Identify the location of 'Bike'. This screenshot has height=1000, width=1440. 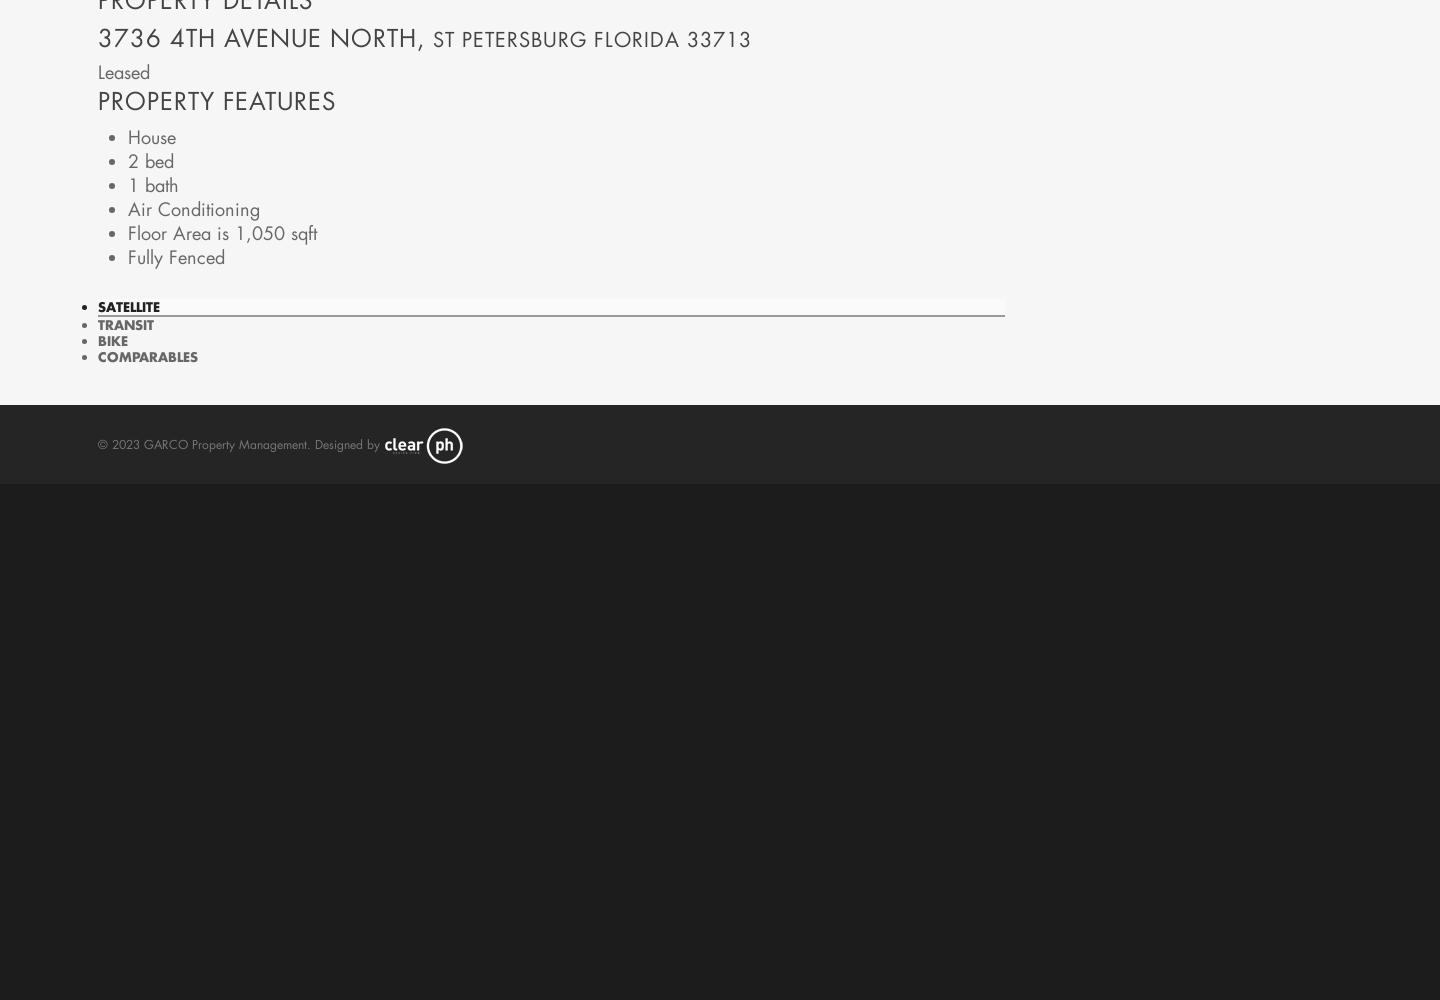
(112, 338).